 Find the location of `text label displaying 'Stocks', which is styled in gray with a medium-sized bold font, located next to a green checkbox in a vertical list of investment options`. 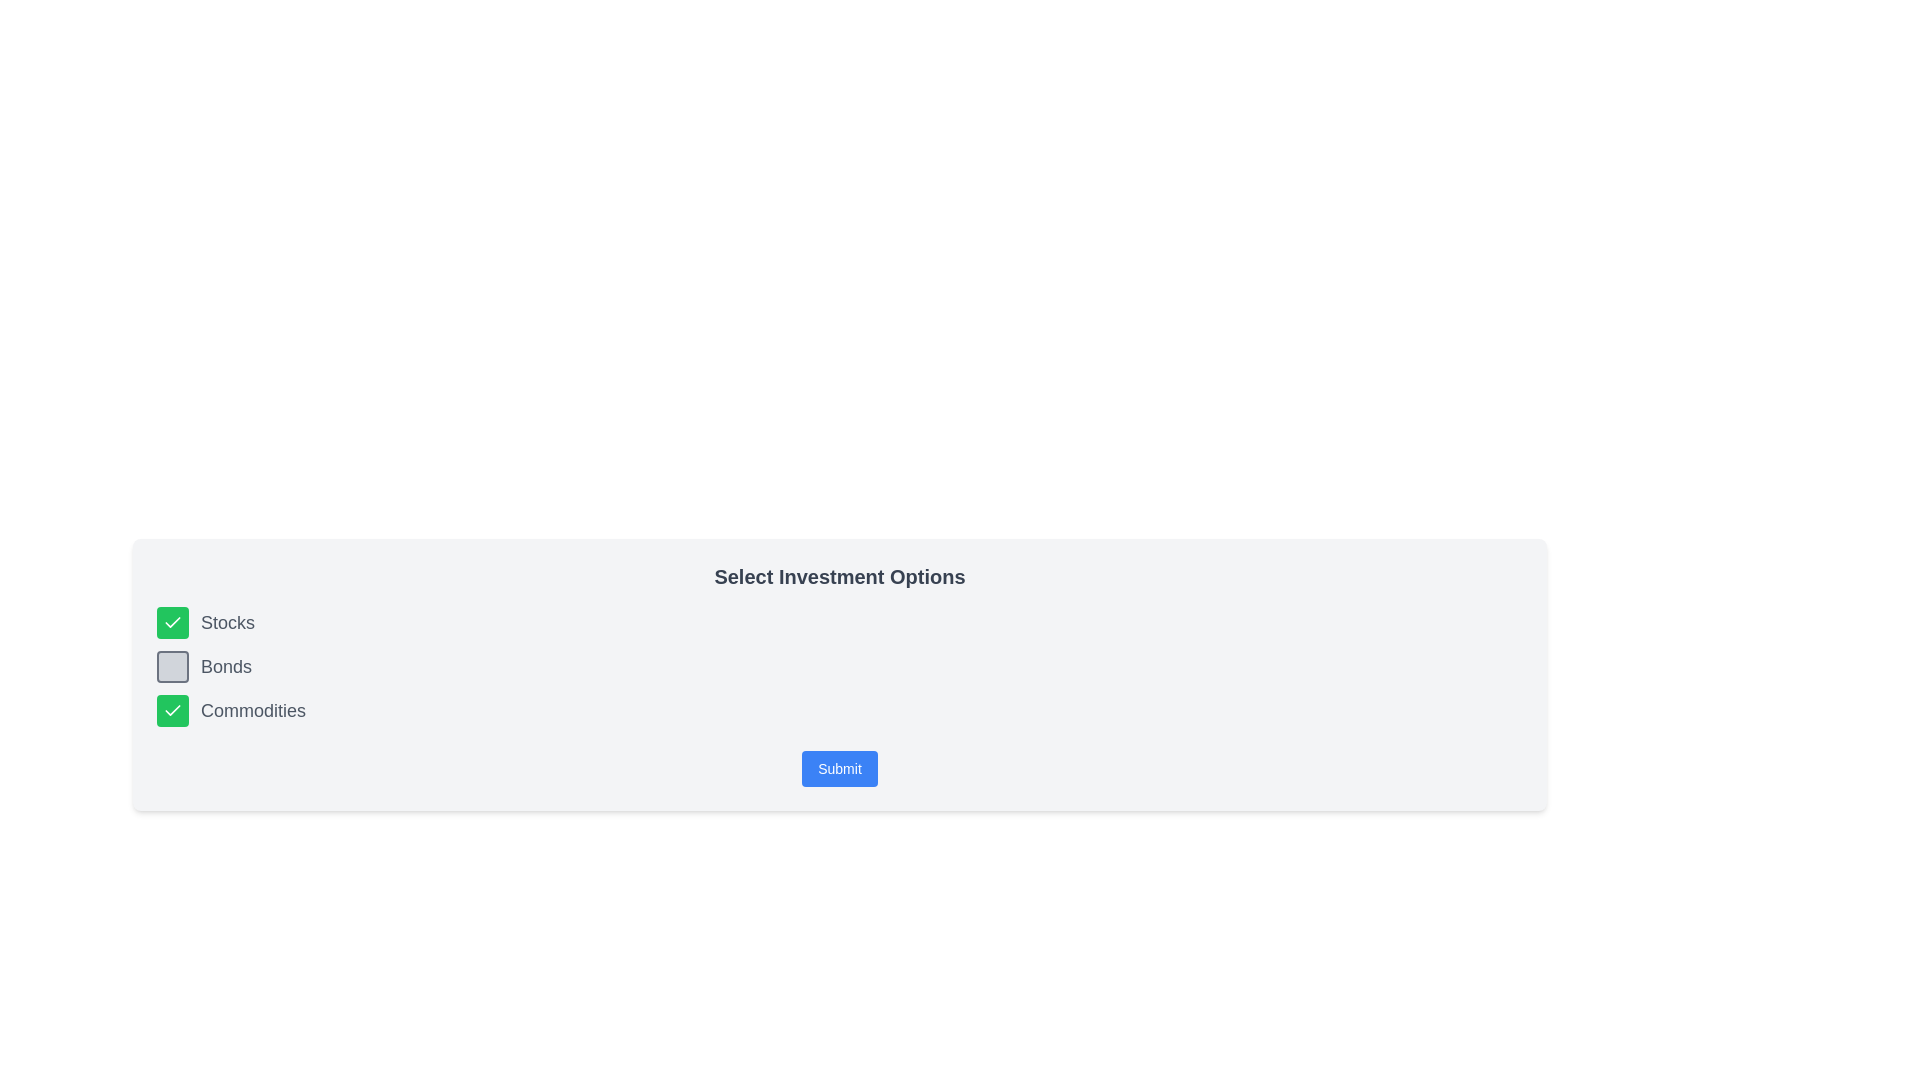

text label displaying 'Stocks', which is styled in gray with a medium-sized bold font, located next to a green checkbox in a vertical list of investment options is located at coordinates (228, 622).